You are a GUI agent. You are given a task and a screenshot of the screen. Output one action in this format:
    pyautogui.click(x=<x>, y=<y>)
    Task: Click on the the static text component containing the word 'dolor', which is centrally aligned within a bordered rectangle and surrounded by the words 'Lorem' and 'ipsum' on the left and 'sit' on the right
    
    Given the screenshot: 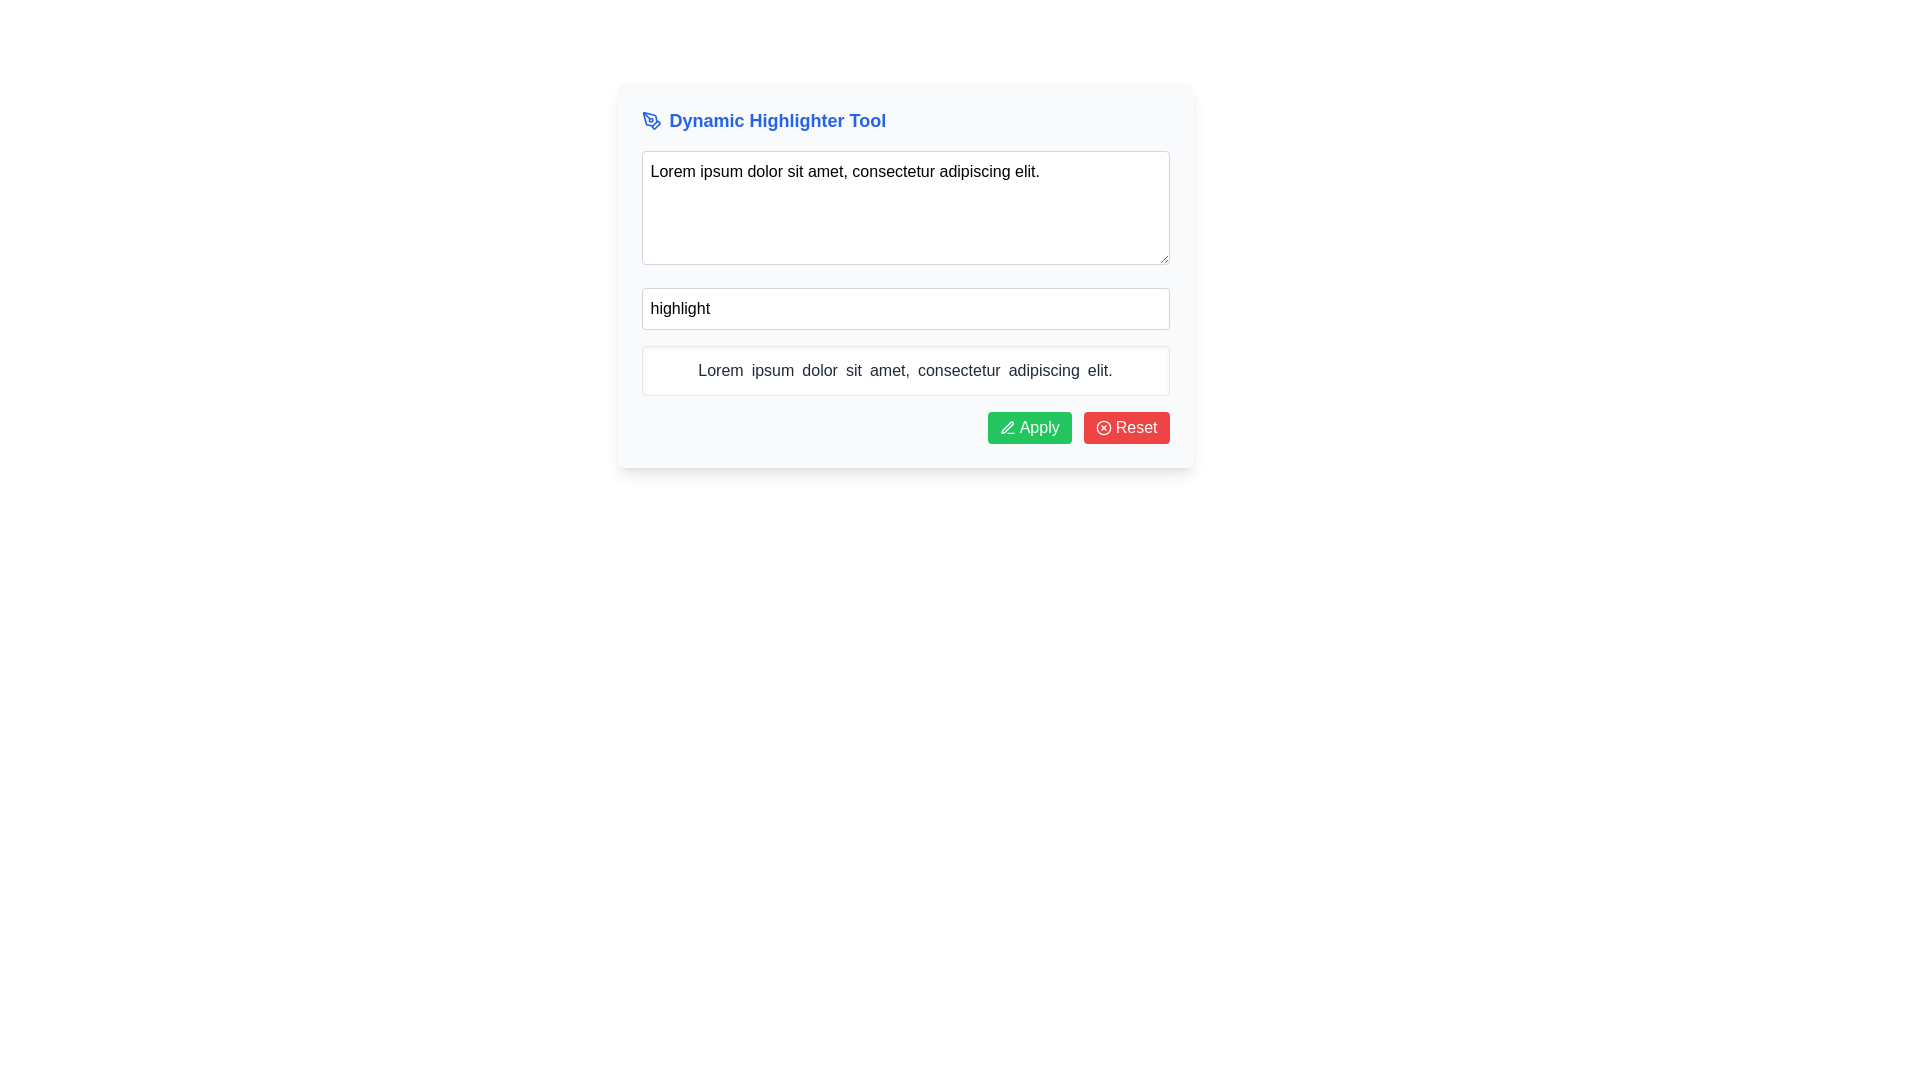 What is the action you would take?
    pyautogui.click(x=820, y=370)
    